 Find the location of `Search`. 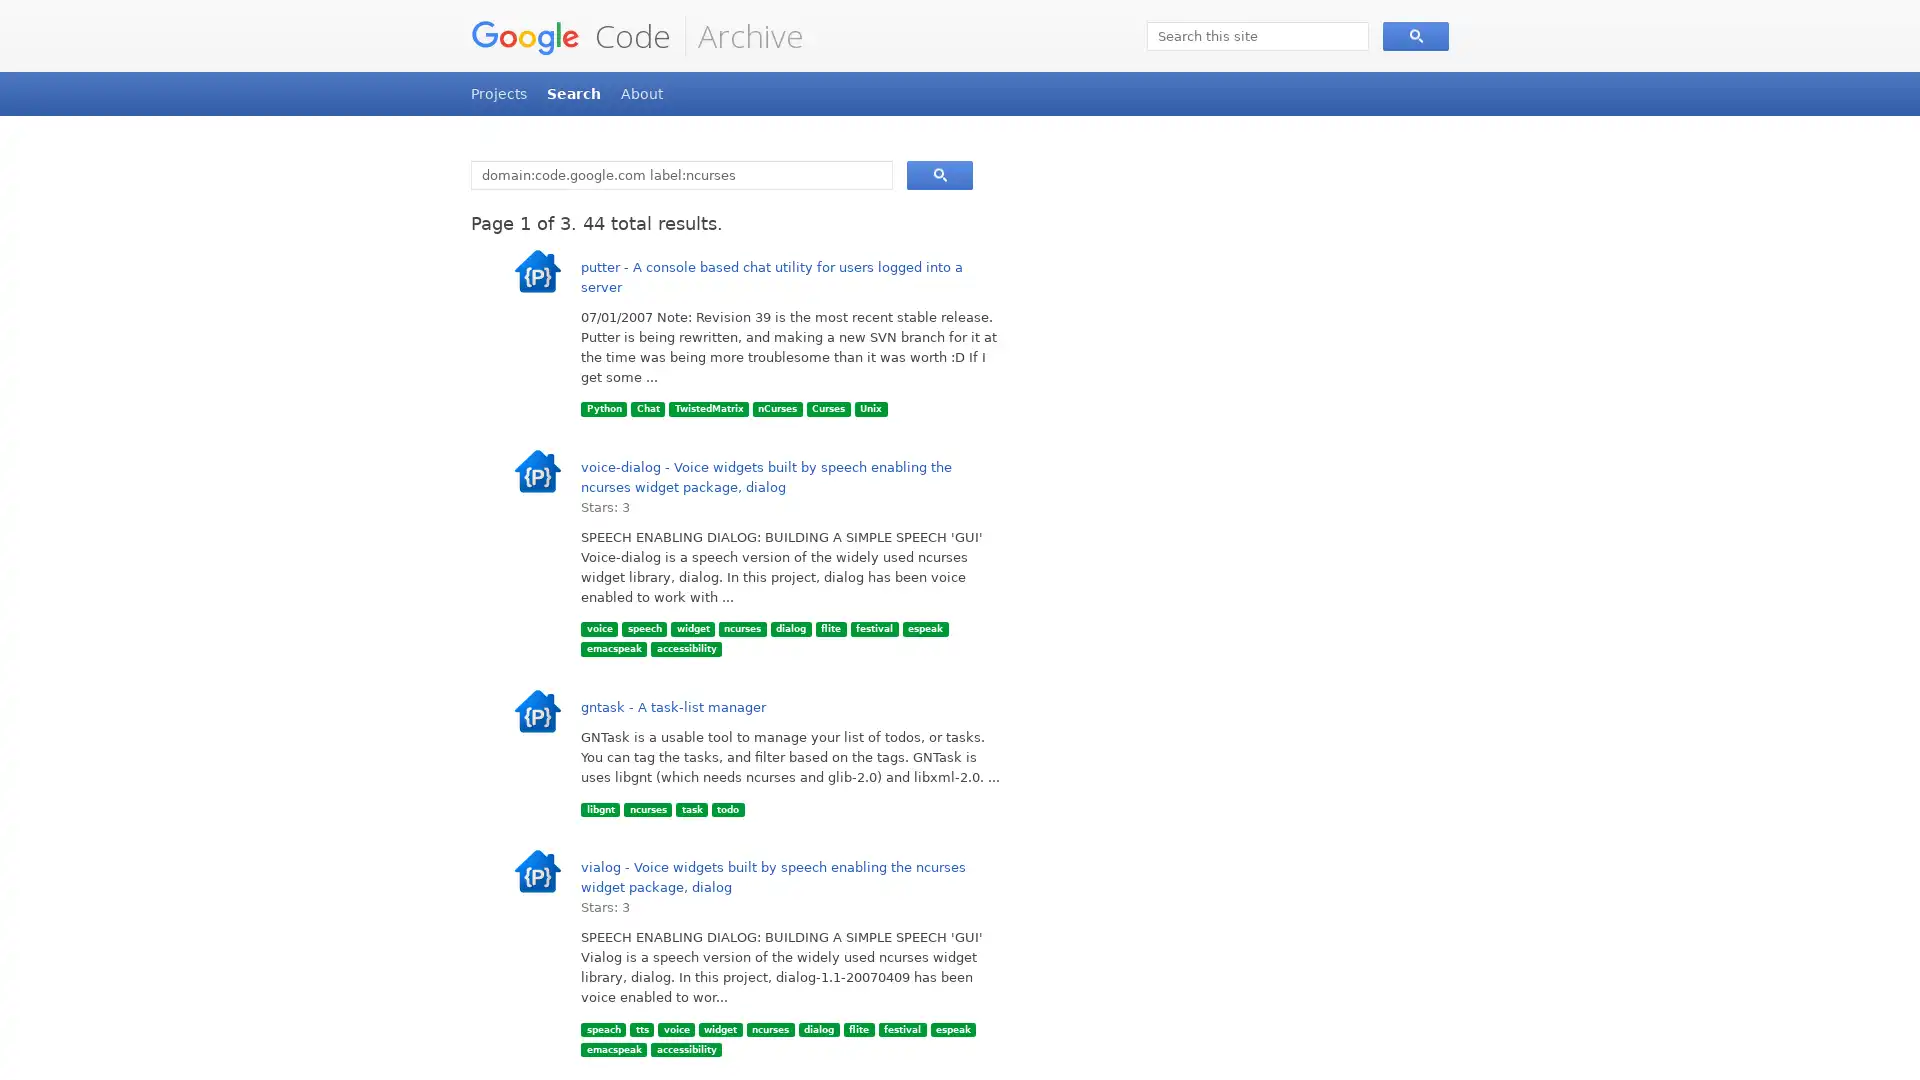

Search is located at coordinates (939, 174).